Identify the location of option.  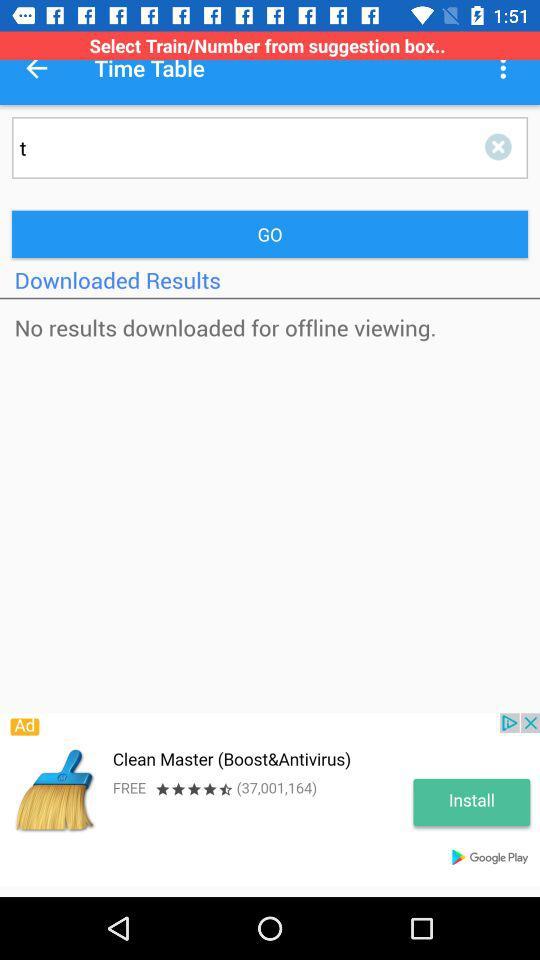
(501, 146).